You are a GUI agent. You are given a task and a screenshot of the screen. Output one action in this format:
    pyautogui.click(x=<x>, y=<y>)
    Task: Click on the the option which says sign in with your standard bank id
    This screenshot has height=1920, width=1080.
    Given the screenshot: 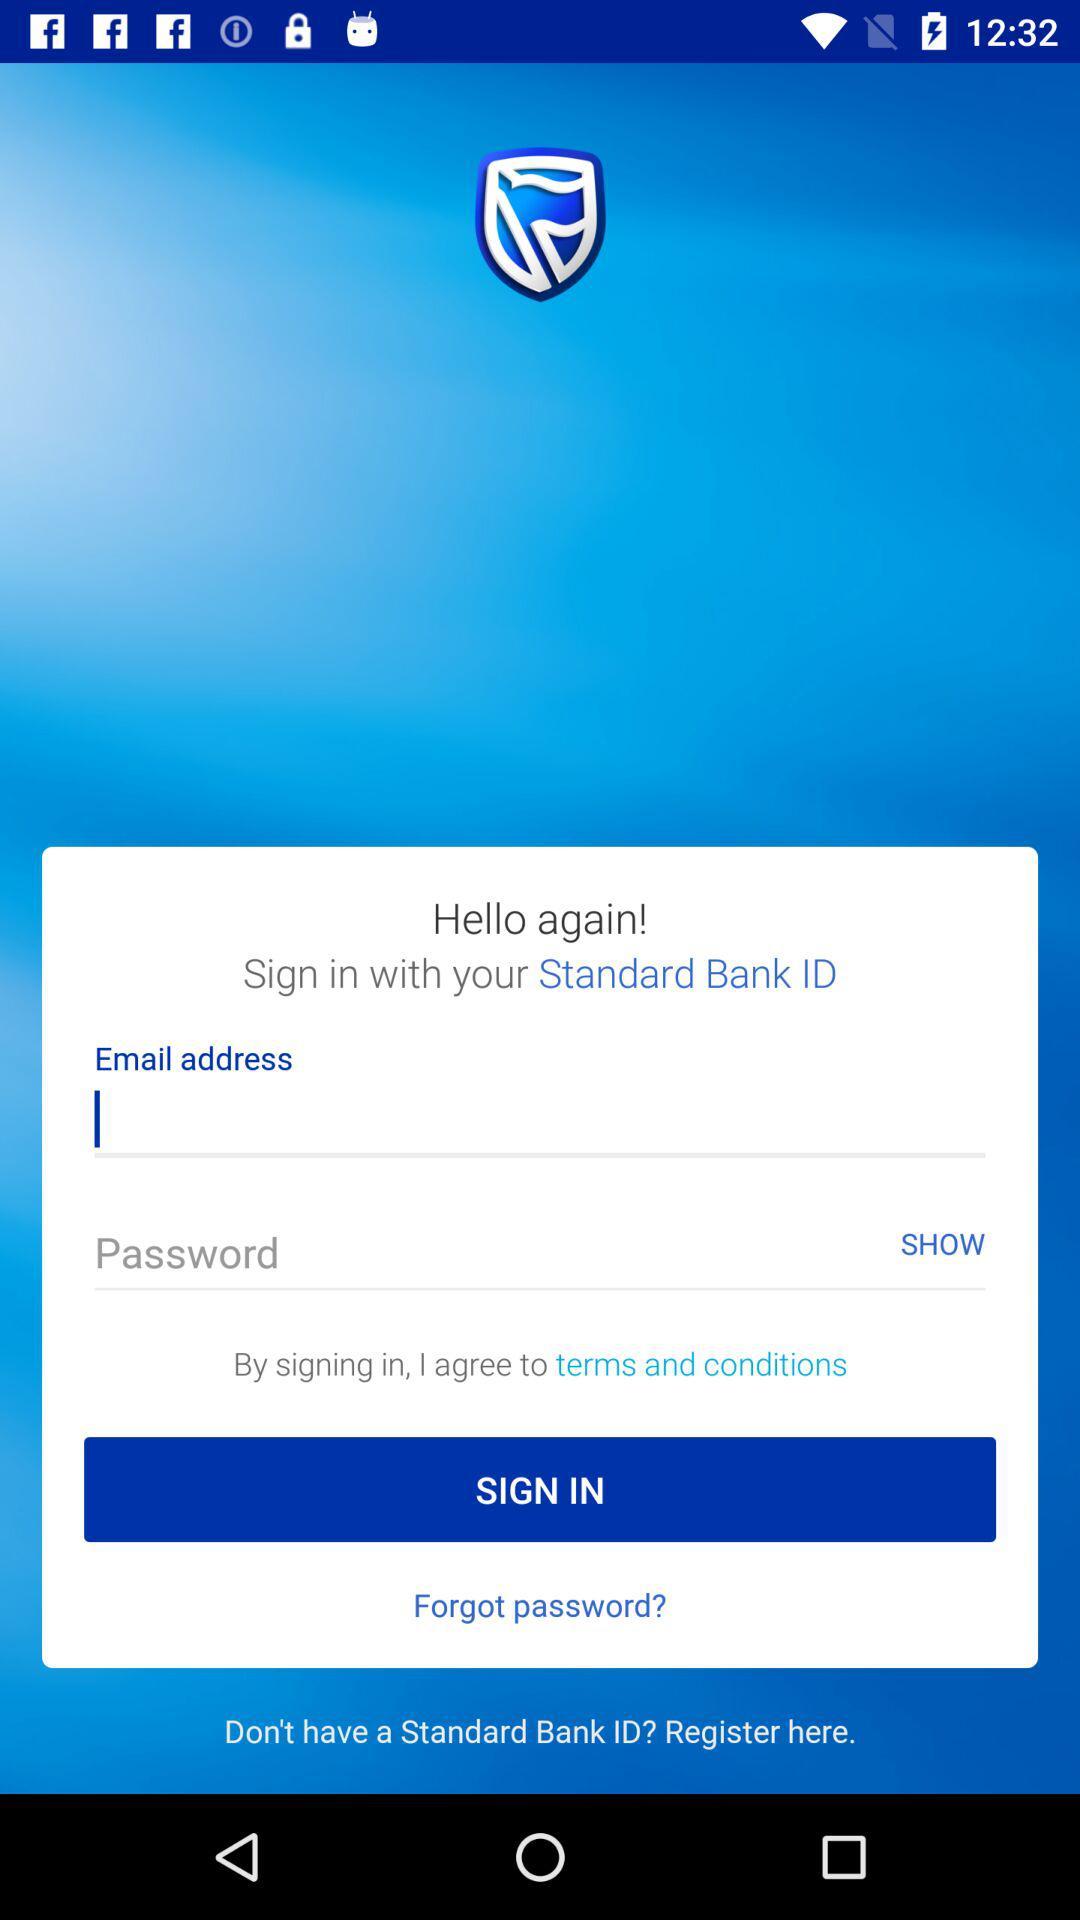 What is the action you would take?
    pyautogui.click(x=540, y=993)
    